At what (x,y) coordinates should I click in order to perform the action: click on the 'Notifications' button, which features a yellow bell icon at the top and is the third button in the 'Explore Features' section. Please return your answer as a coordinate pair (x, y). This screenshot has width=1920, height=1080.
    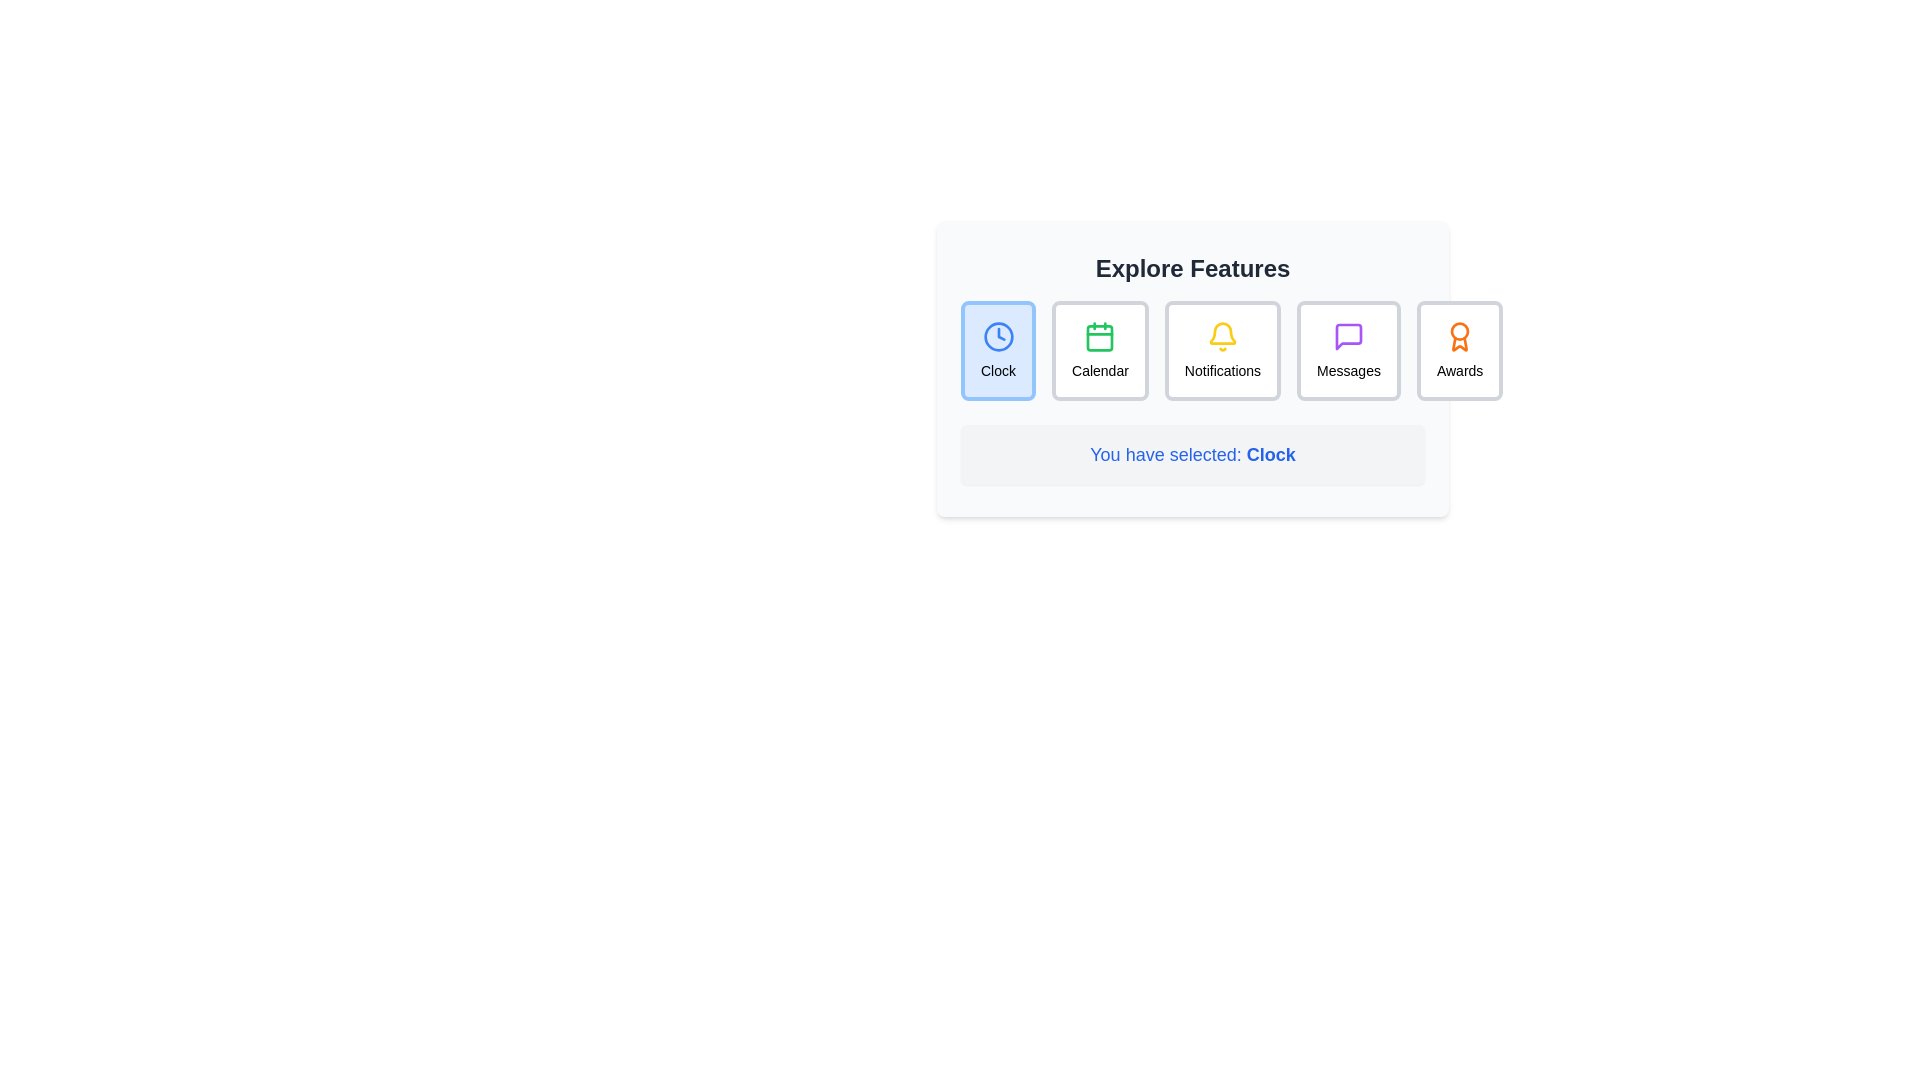
    Looking at the image, I should click on (1222, 350).